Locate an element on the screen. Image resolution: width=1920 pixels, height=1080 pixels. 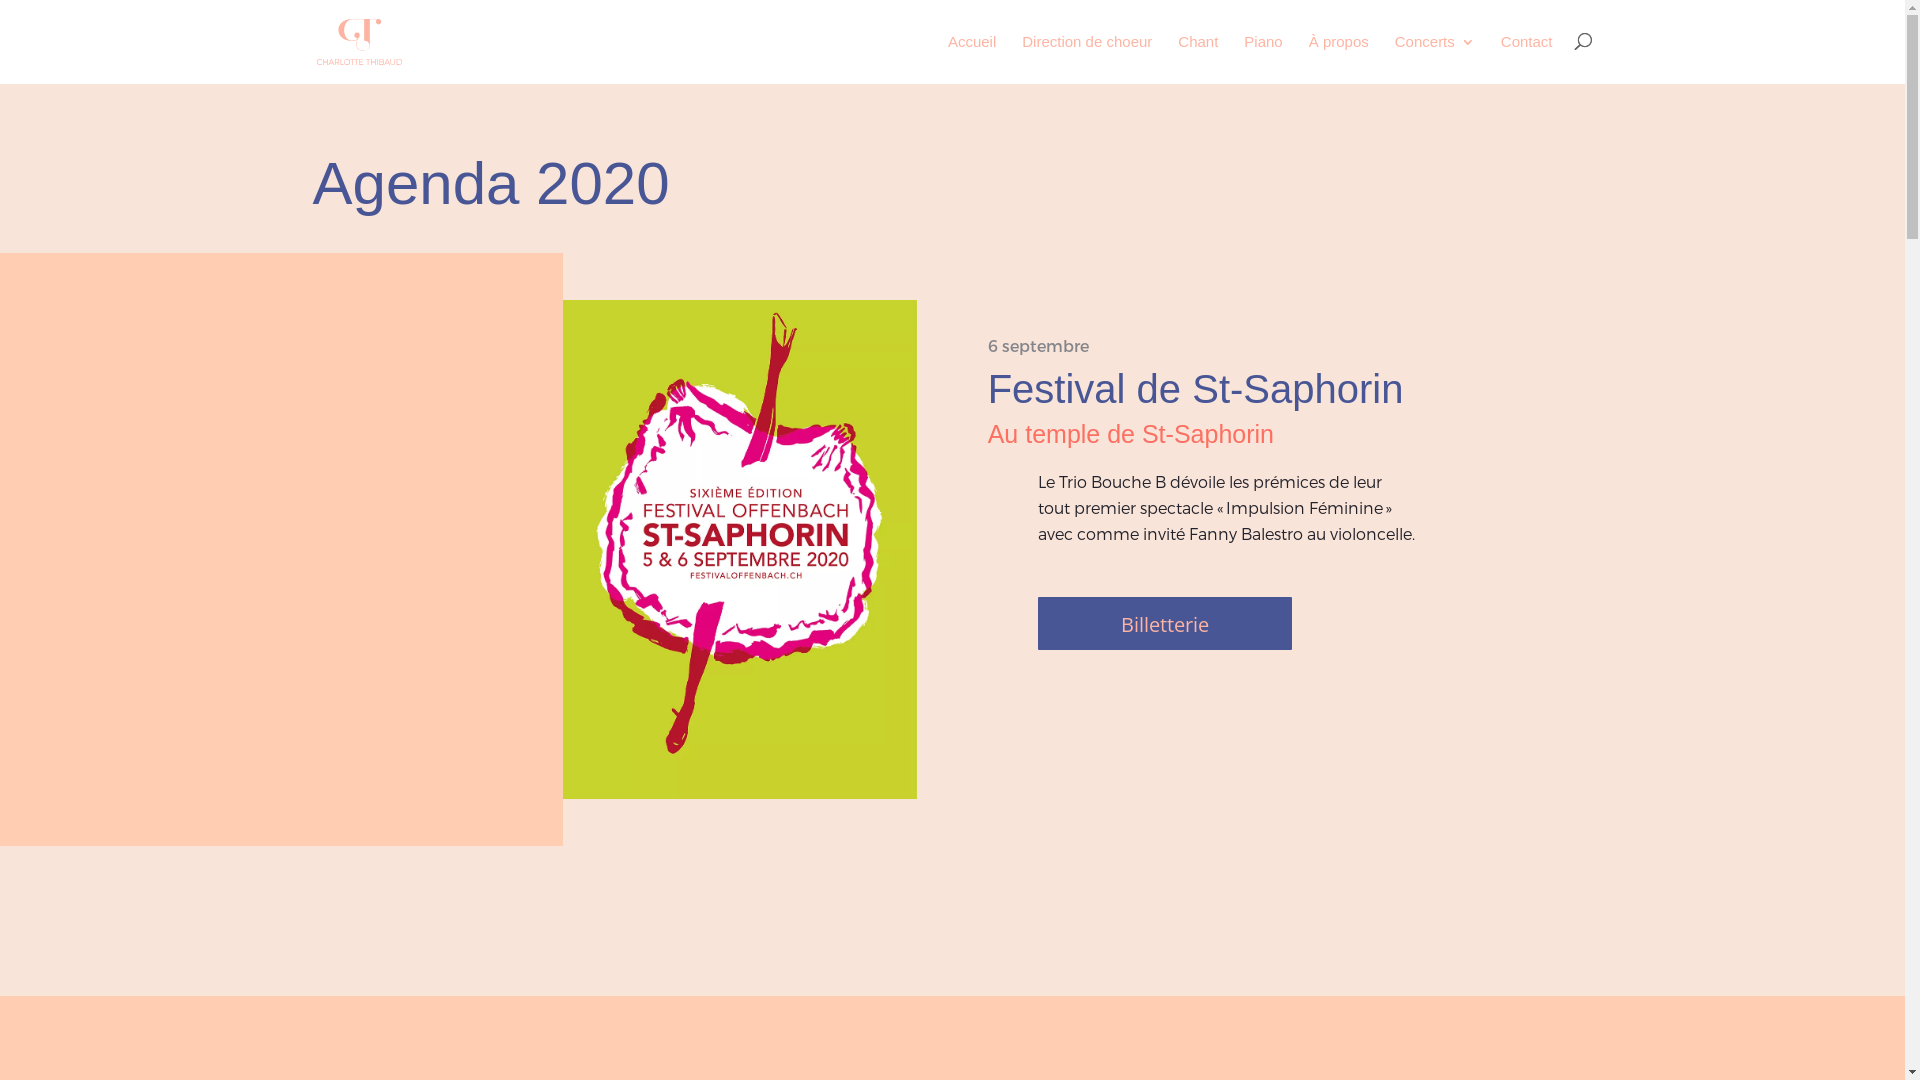
'Chant' is located at coordinates (1177, 57).